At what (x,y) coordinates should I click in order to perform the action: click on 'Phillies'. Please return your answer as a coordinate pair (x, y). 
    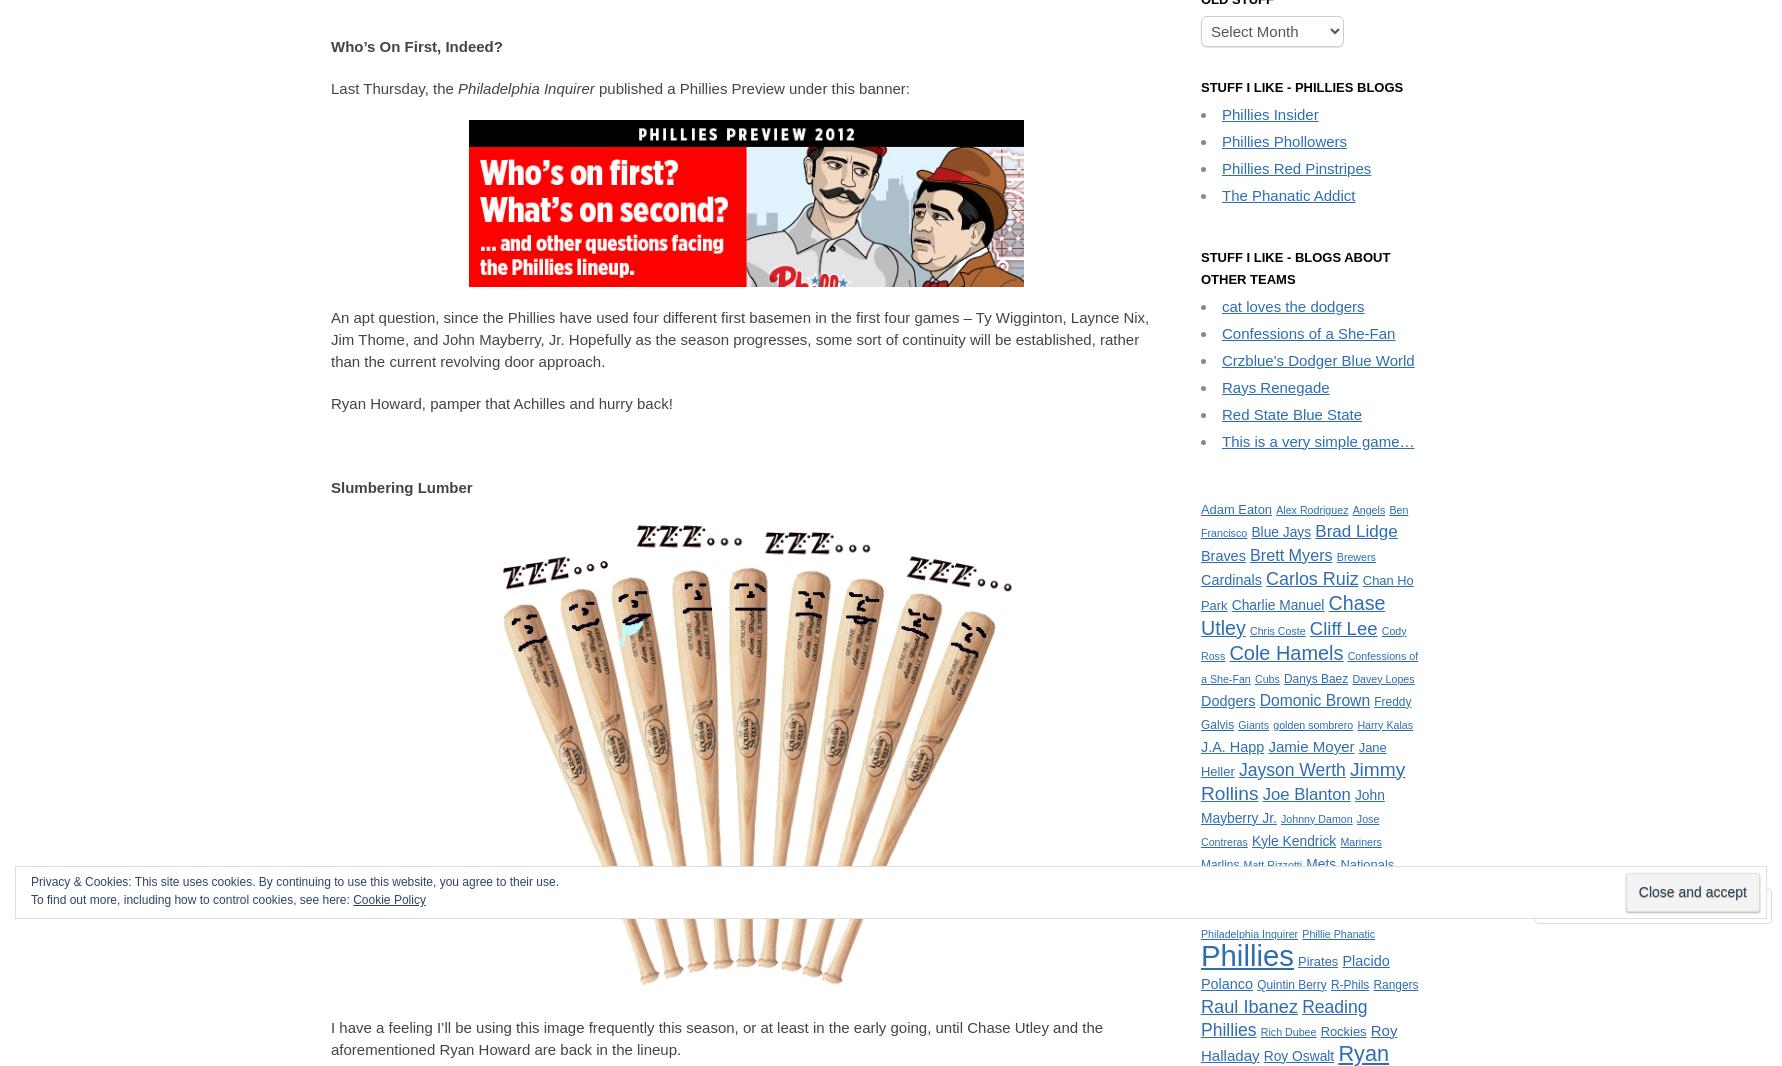
    Looking at the image, I should click on (1246, 954).